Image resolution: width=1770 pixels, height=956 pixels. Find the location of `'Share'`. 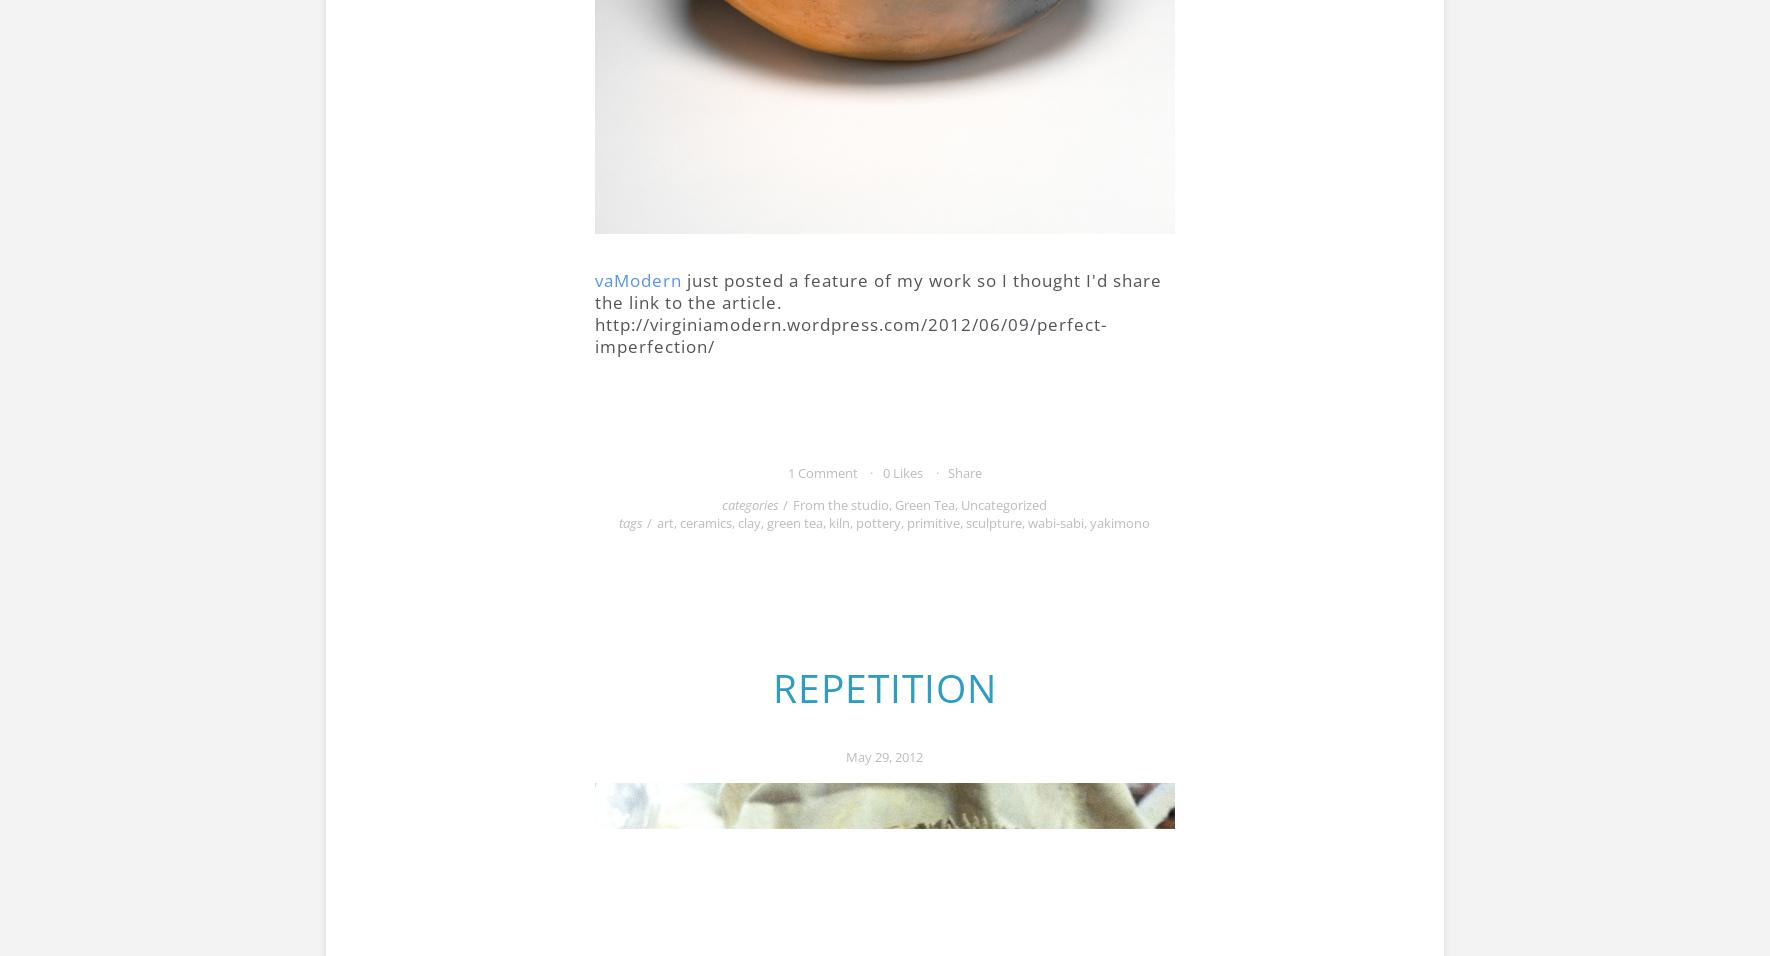

'Share' is located at coordinates (964, 471).